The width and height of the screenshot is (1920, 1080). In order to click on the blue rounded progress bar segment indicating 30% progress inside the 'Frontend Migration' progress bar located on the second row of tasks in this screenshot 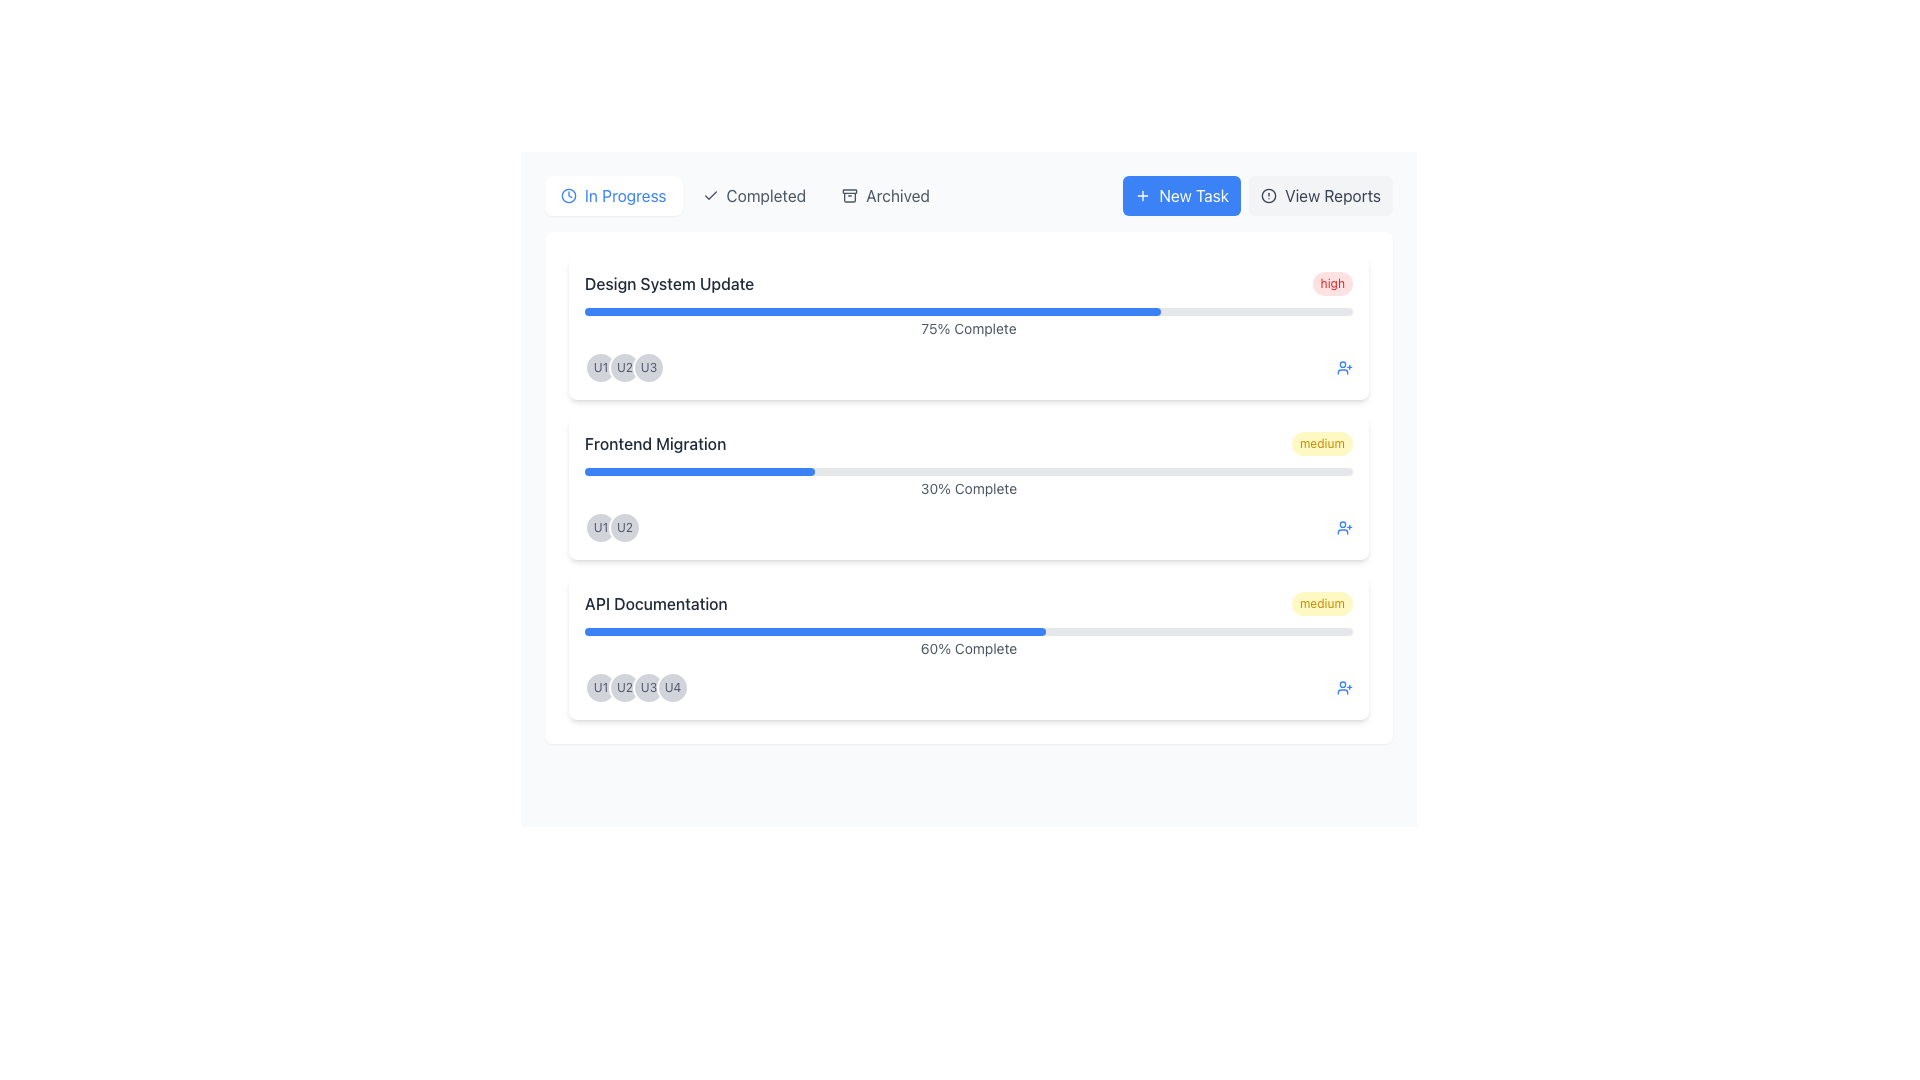, I will do `click(700, 471)`.